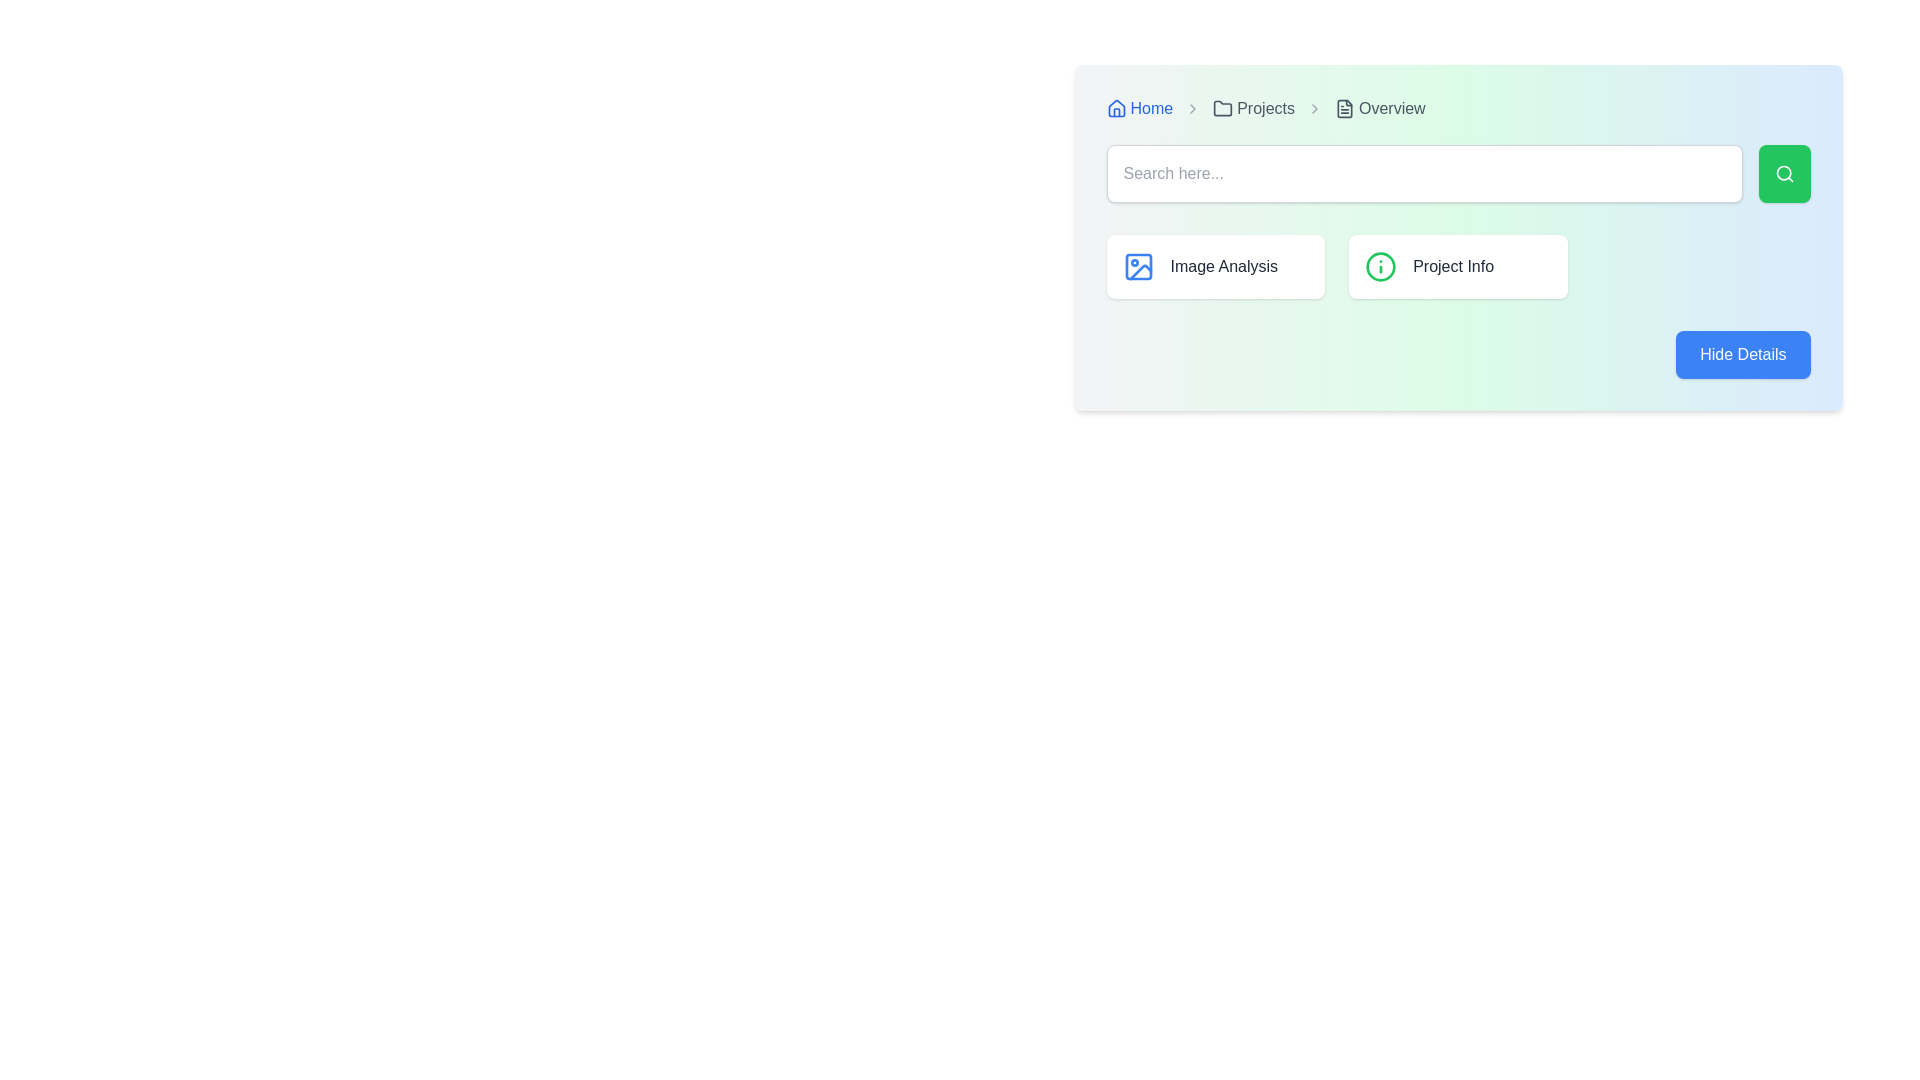 The width and height of the screenshot is (1920, 1080). I want to click on the gray right-facing chevron icon that separates 'Home' and 'Projects' in the breadcrumb navigation interface, so click(1193, 108).